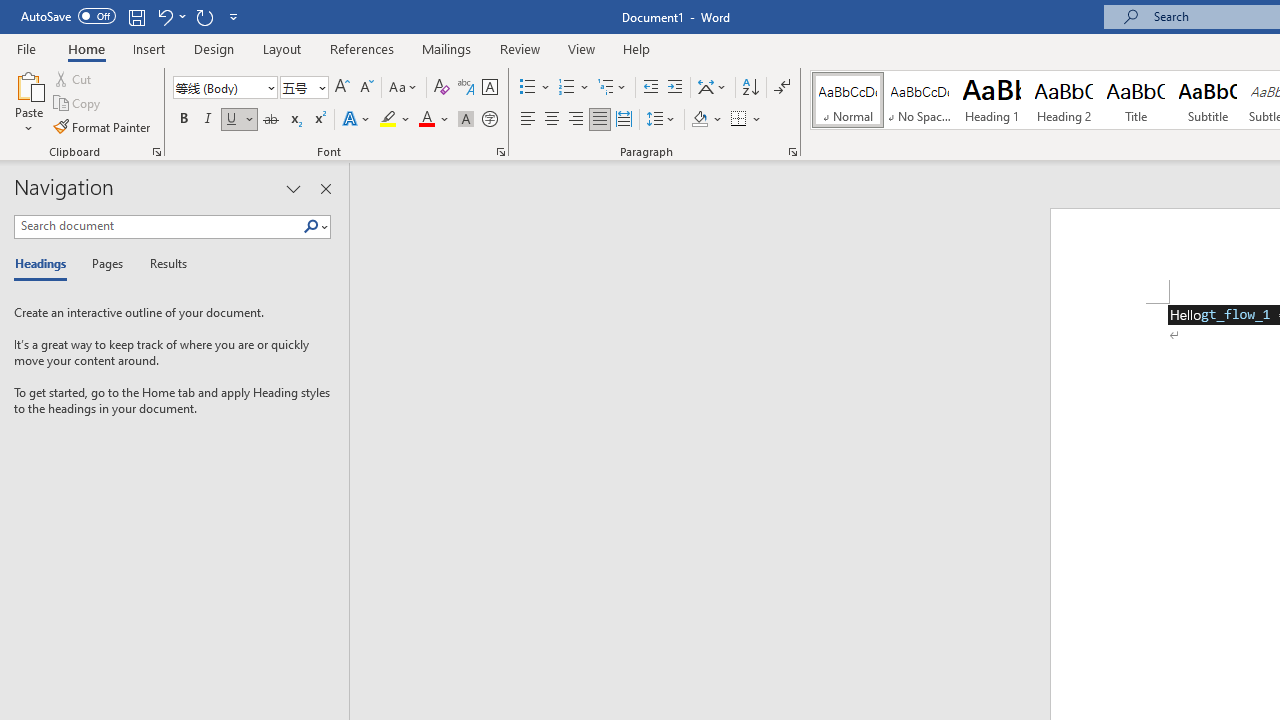 This screenshot has height=720, width=1280. What do you see at coordinates (164, 16) in the screenshot?
I see `'Undo Underline Style'` at bounding box center [164, 16].